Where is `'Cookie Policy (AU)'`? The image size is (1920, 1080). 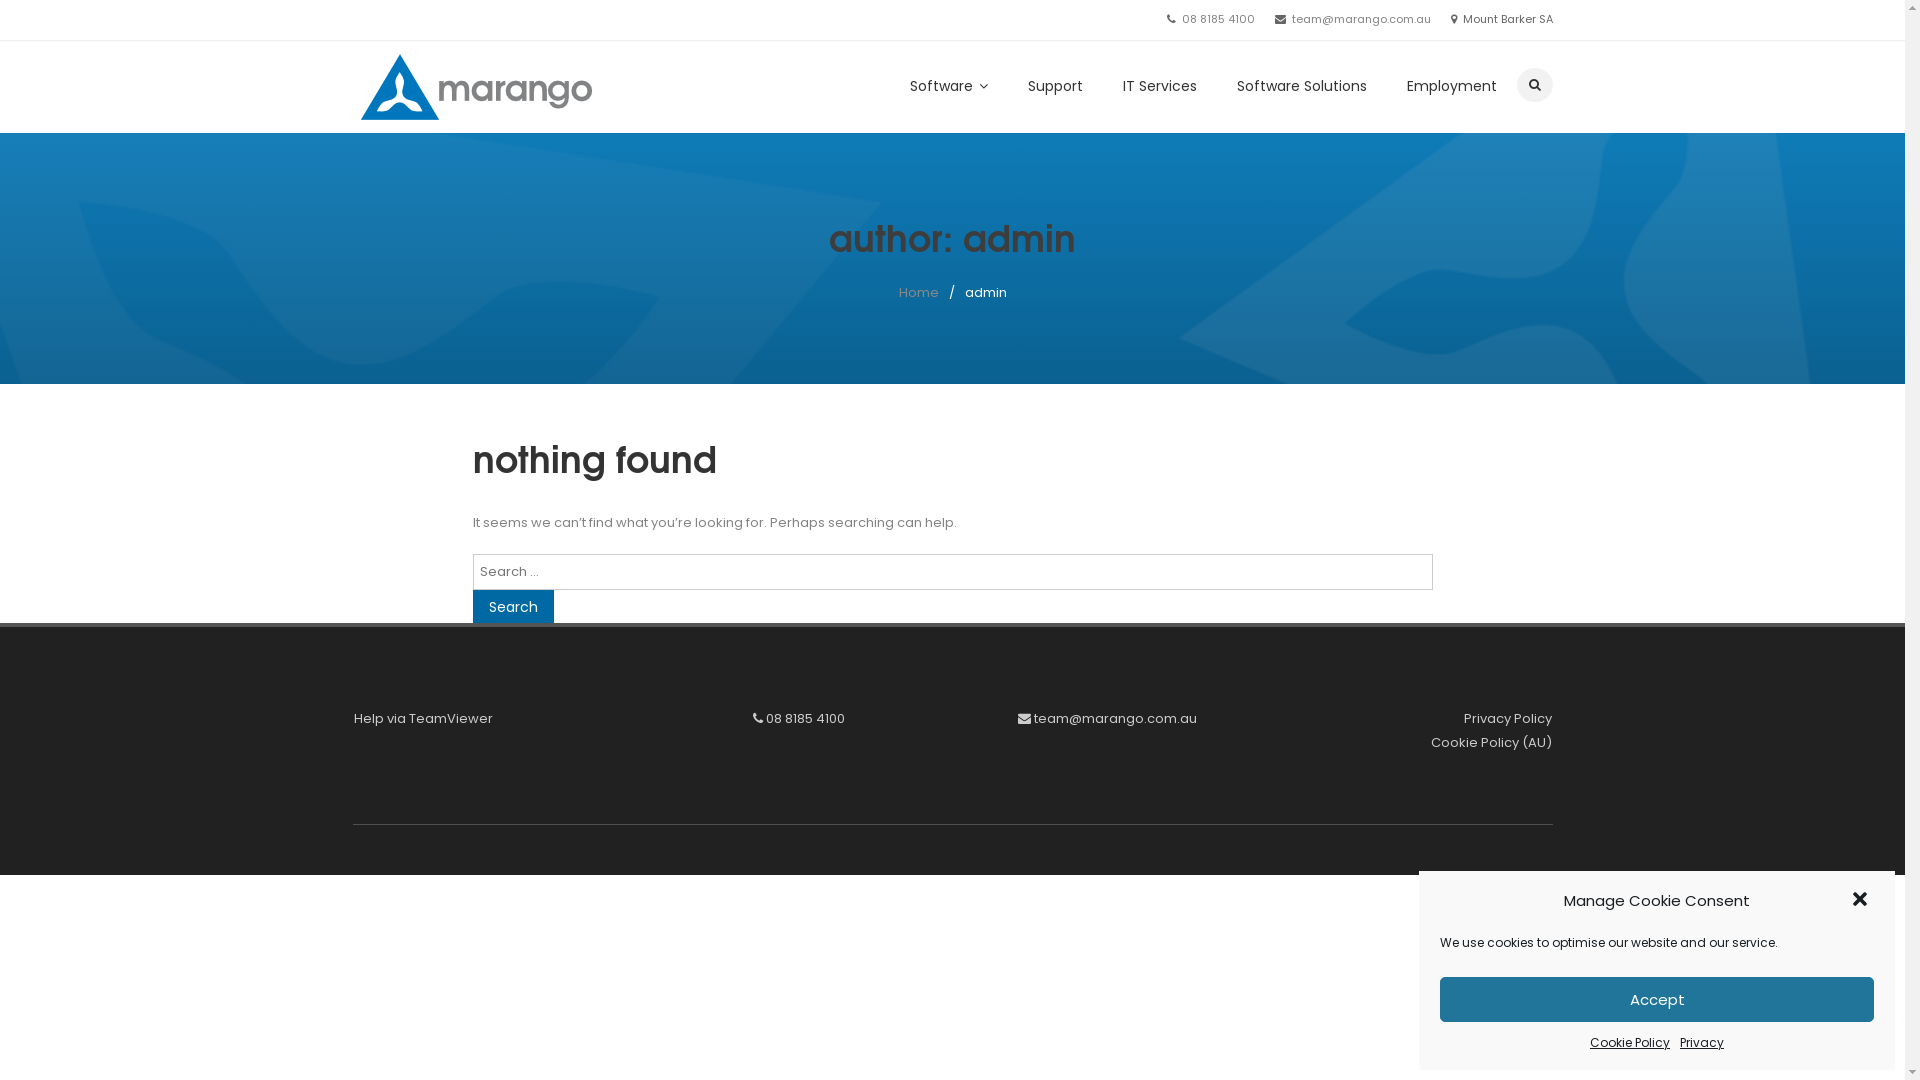
'Cookie Policy (AU)' is located at coordinates (1491, 742).